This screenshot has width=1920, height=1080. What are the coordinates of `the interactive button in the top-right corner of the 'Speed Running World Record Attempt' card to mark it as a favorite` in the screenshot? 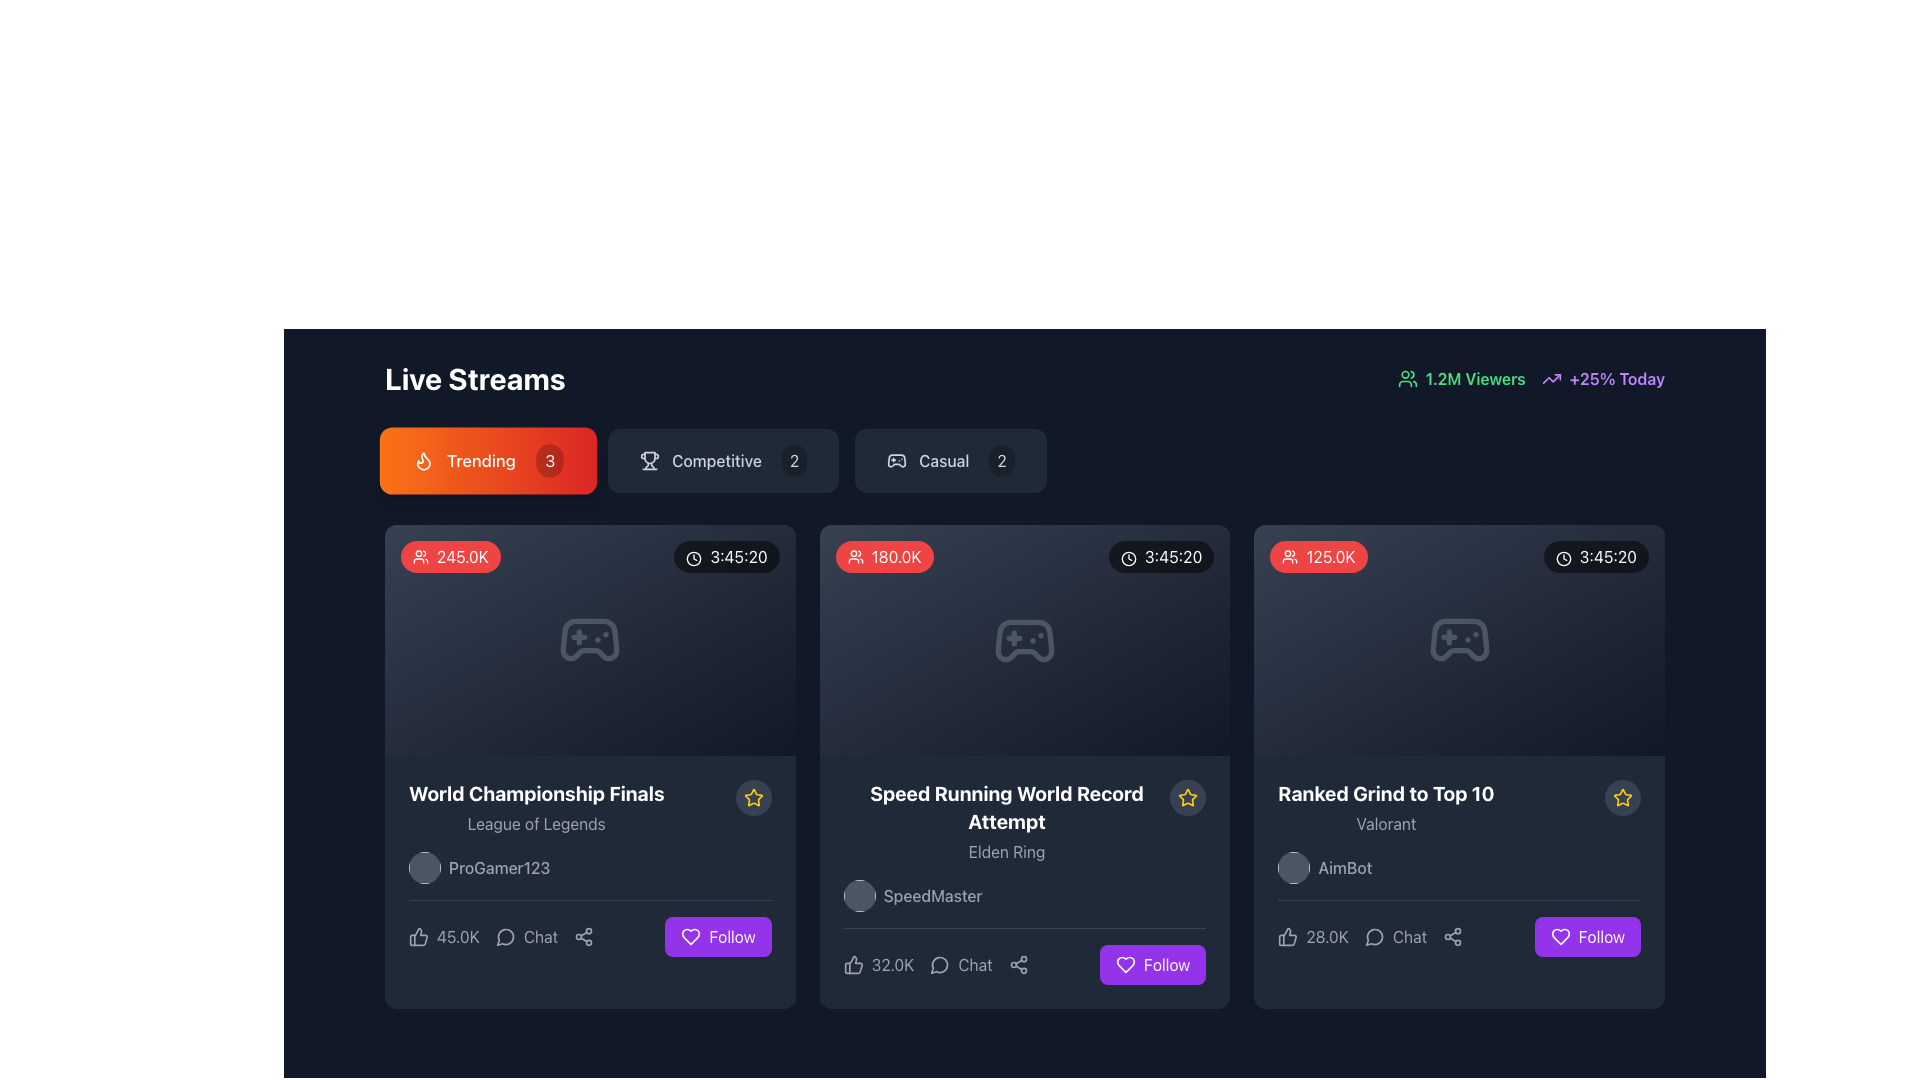 It's located at (1188, 797).